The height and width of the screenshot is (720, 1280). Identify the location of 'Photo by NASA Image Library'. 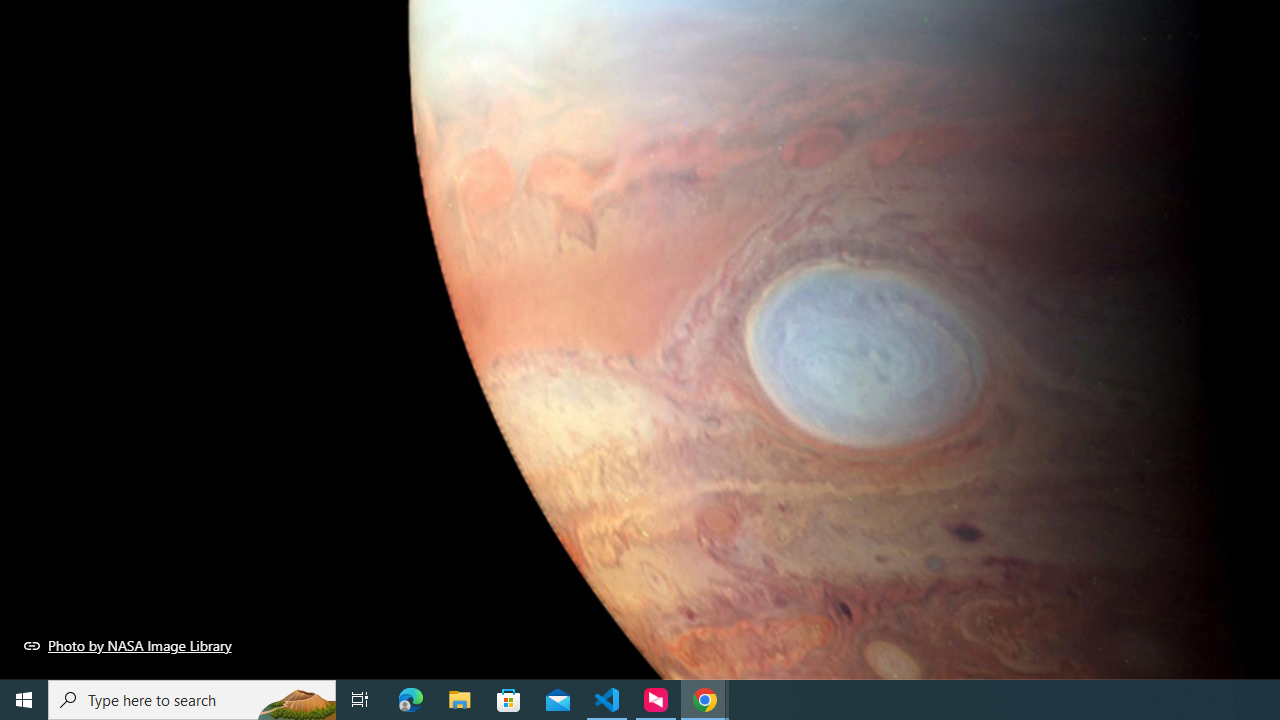
(127, 645).